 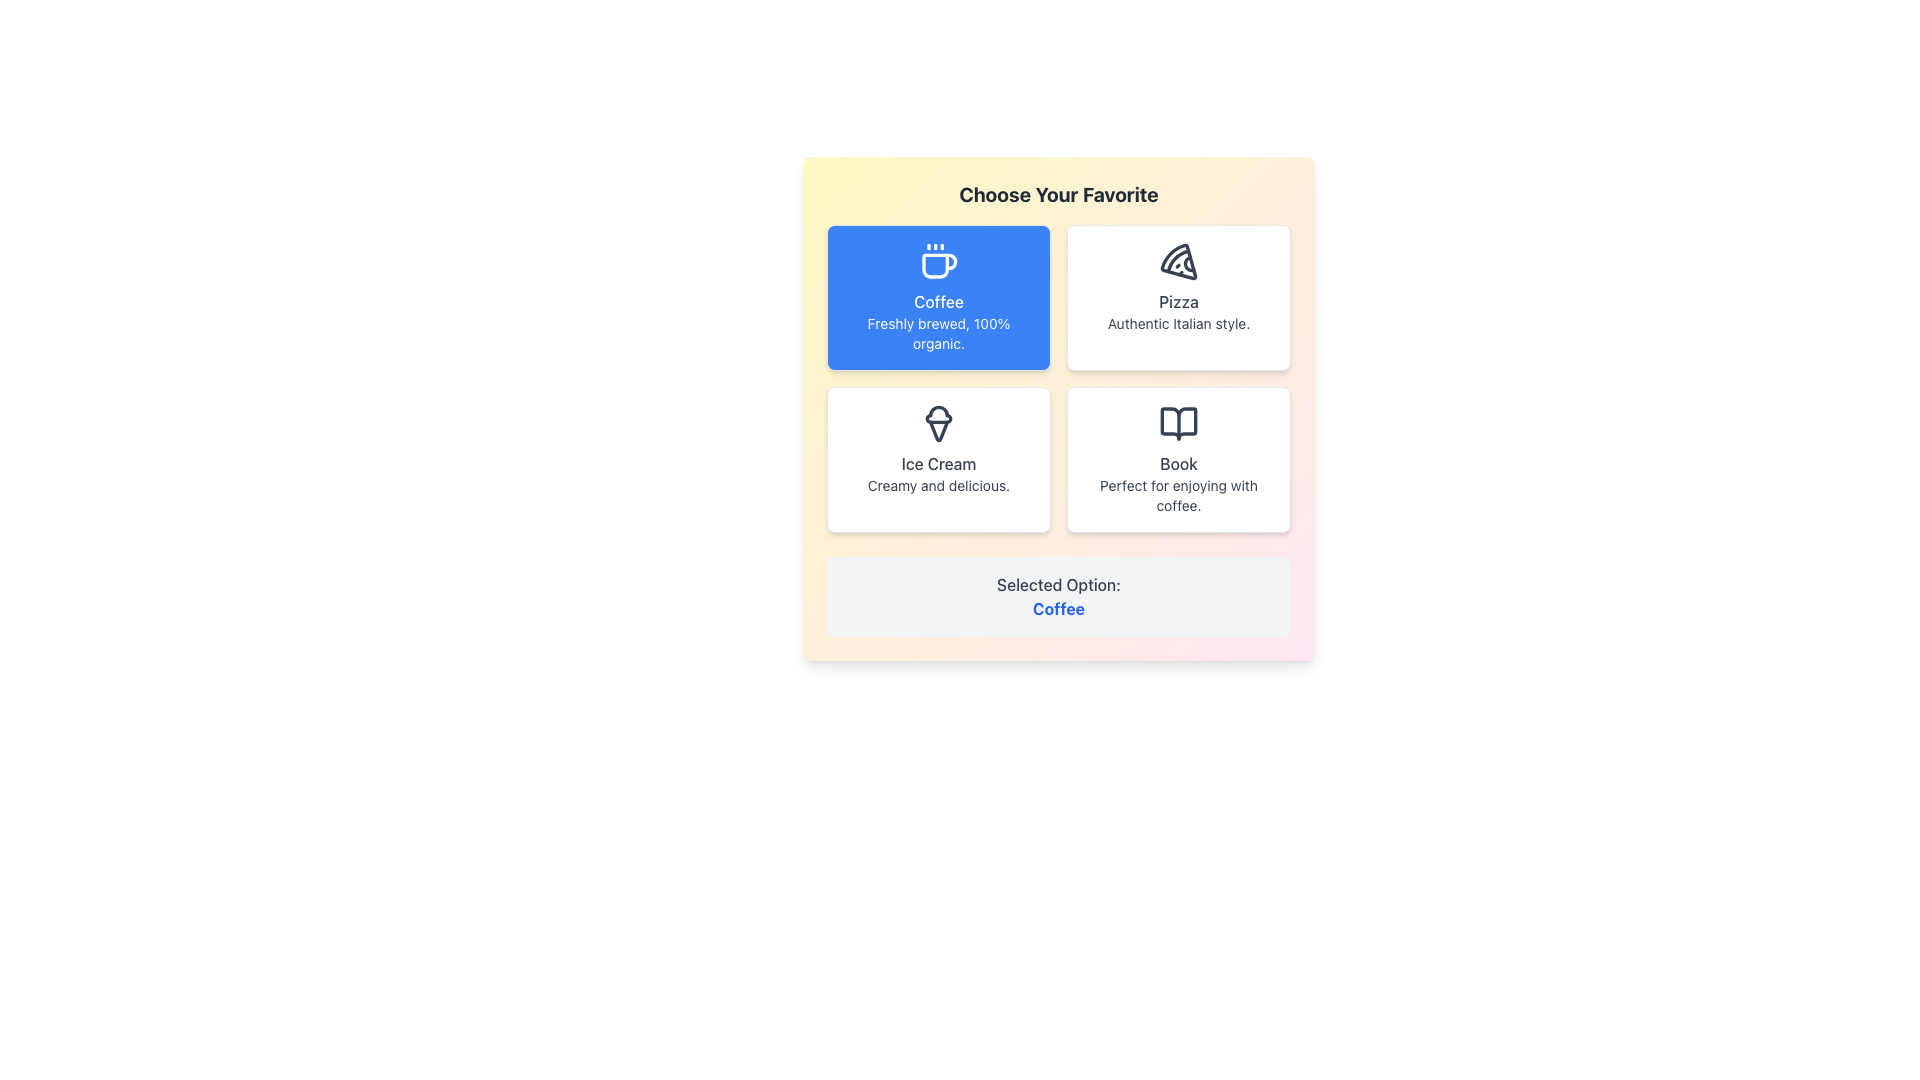 I want to click on the open book icon located in the bottom-right card of the grid arrangement, positioned above the text 'Book' and 'Perfect for enjoying with coffee.', so click(x=1179, y=423).